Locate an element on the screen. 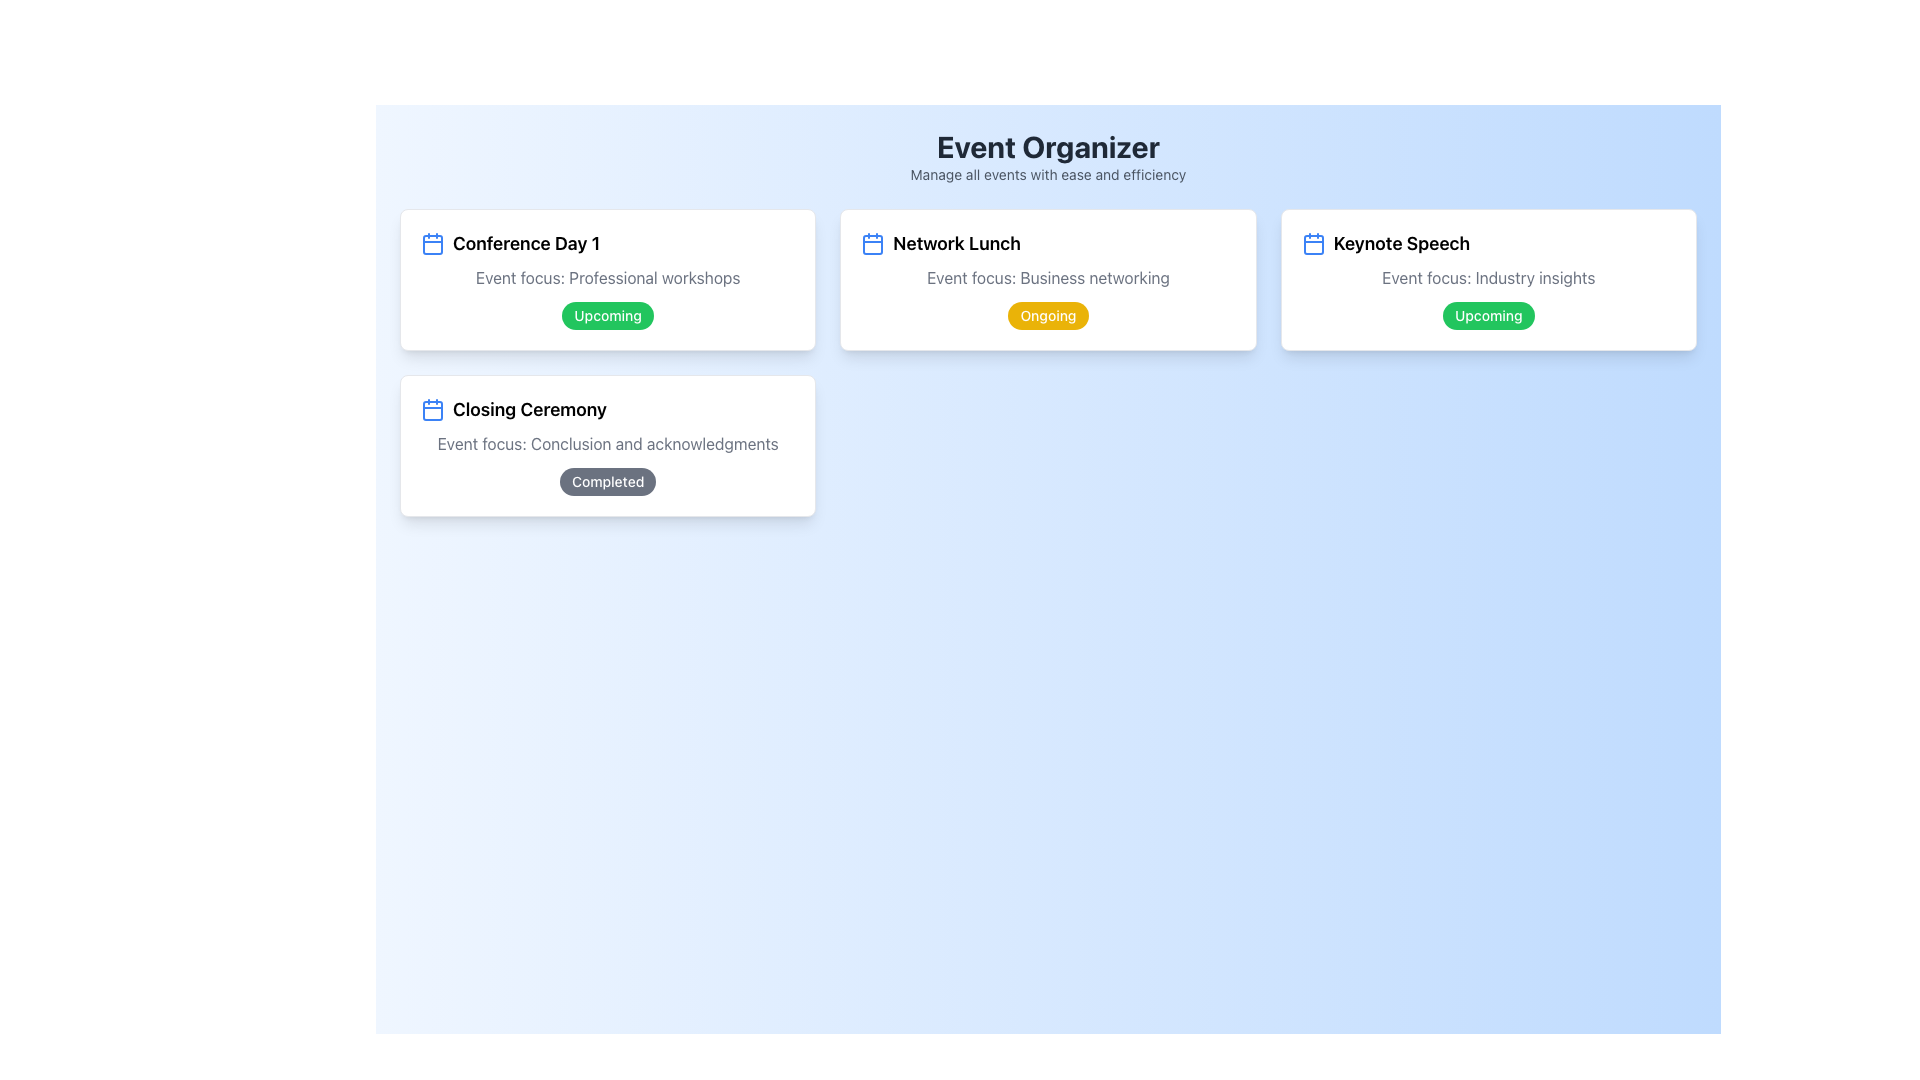 The image size is (1920, 1080). the calendar icon located at the top-left corner of the 'Network Lunch' event card, next to the event title as static information is located at coordinates (873, 242).